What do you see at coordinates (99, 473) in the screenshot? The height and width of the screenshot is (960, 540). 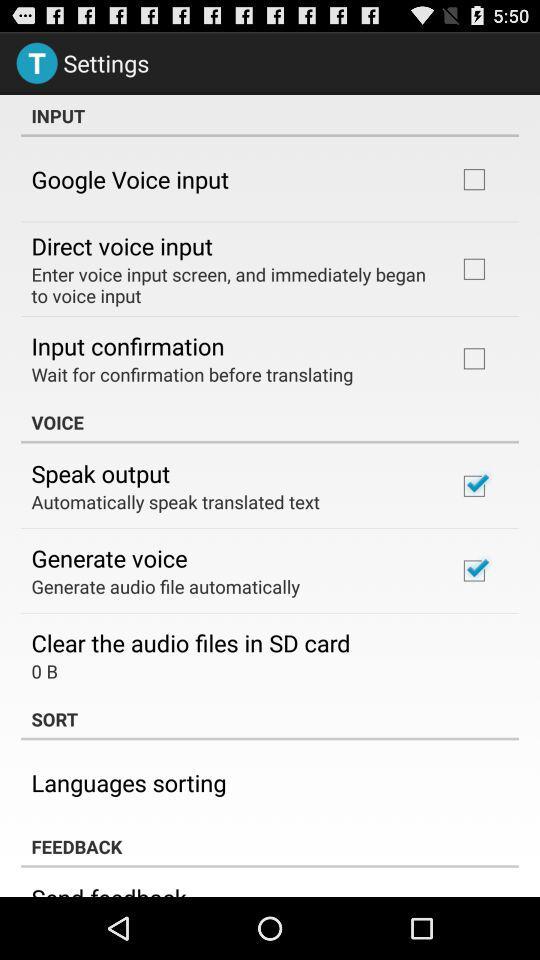 I see `app above automatically speak translated icon` at bounding box center [99, 473].